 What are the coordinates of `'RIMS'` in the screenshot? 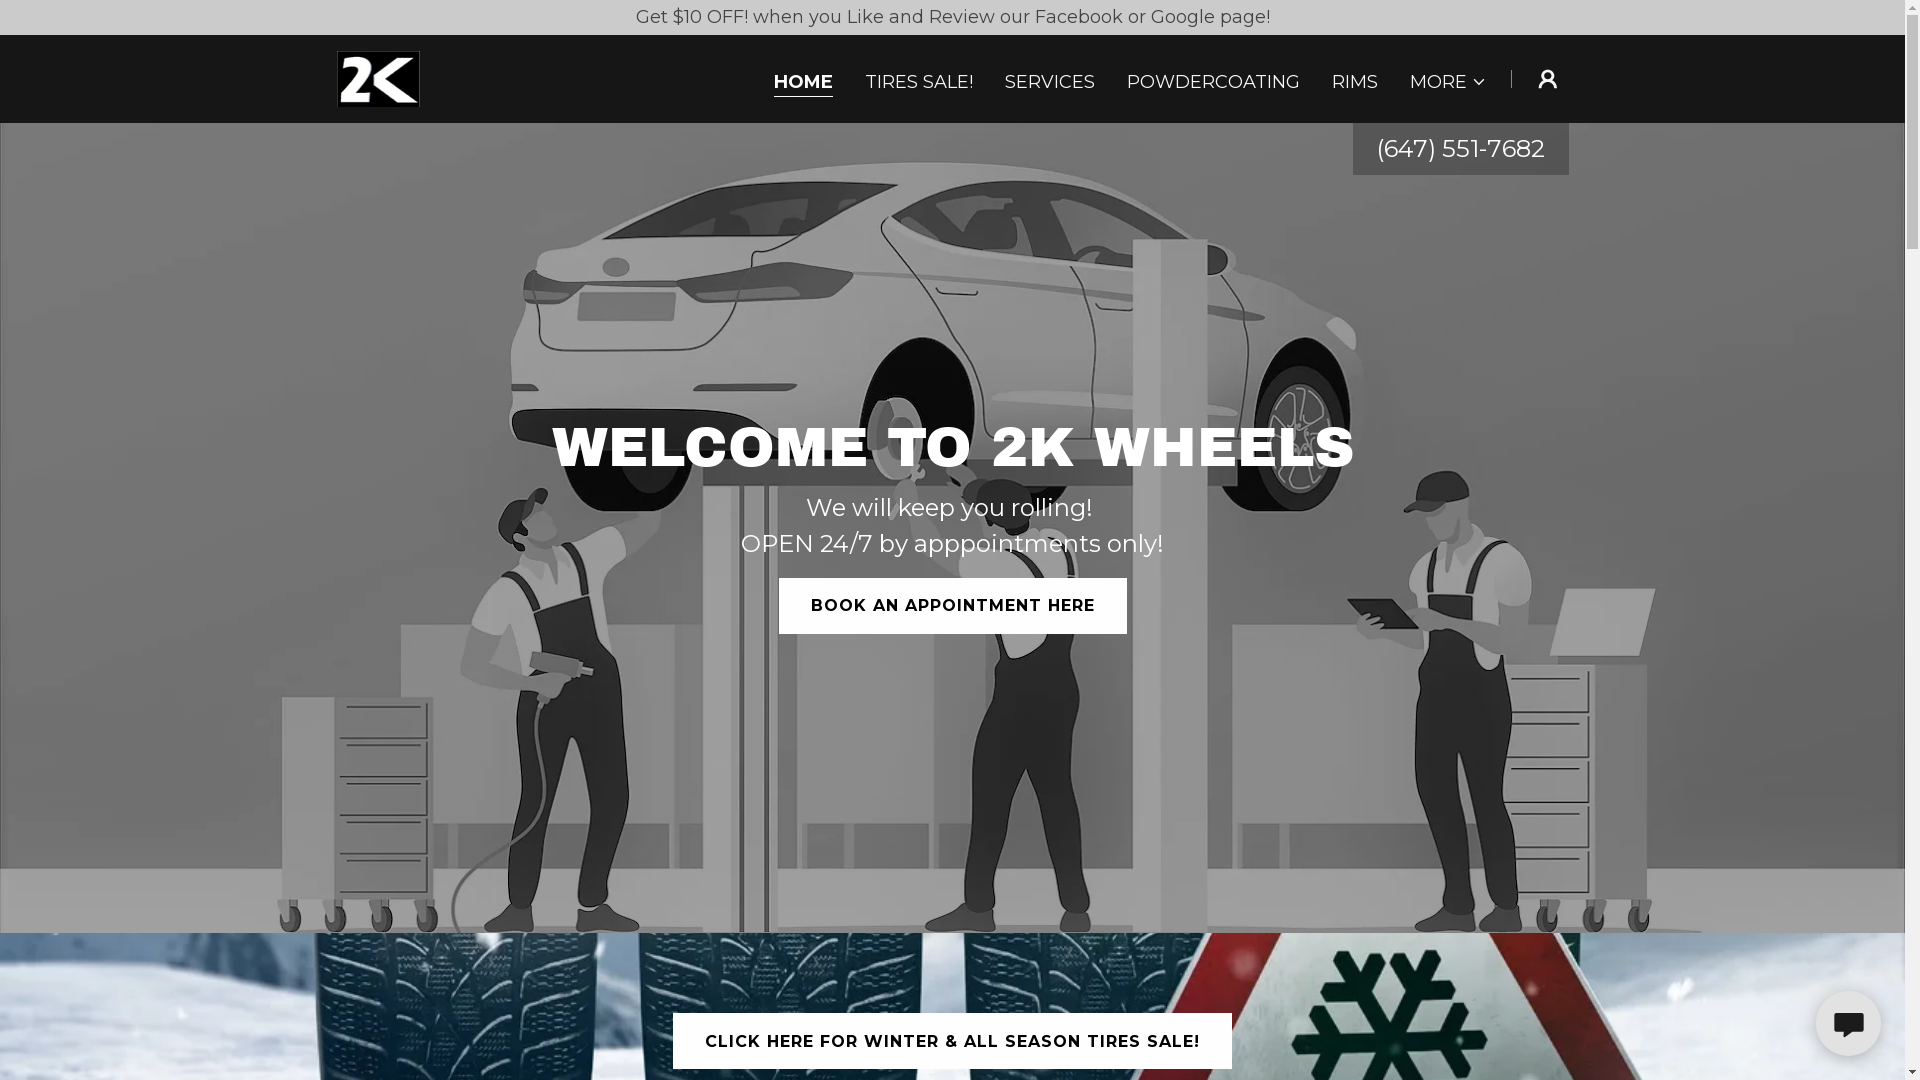 It's located at (1354, 80).